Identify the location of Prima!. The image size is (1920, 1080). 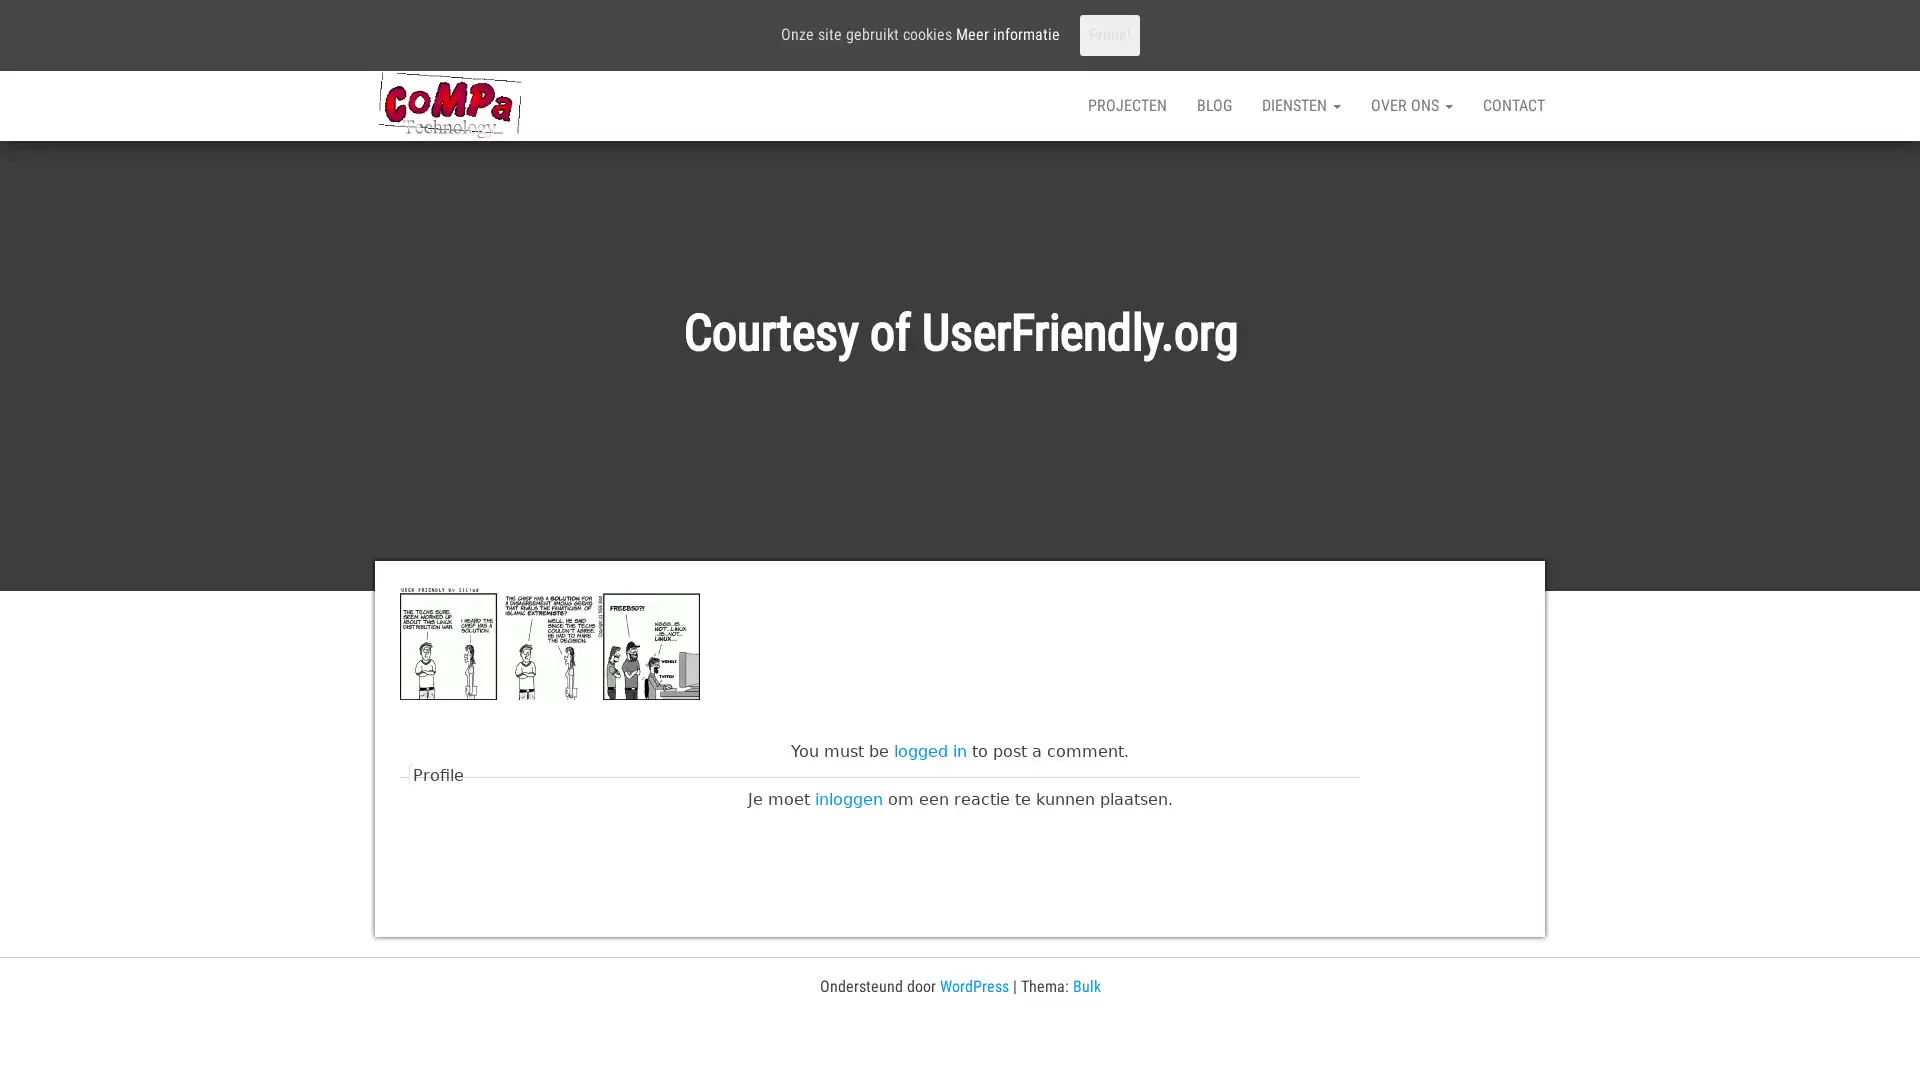
(1107, 34).